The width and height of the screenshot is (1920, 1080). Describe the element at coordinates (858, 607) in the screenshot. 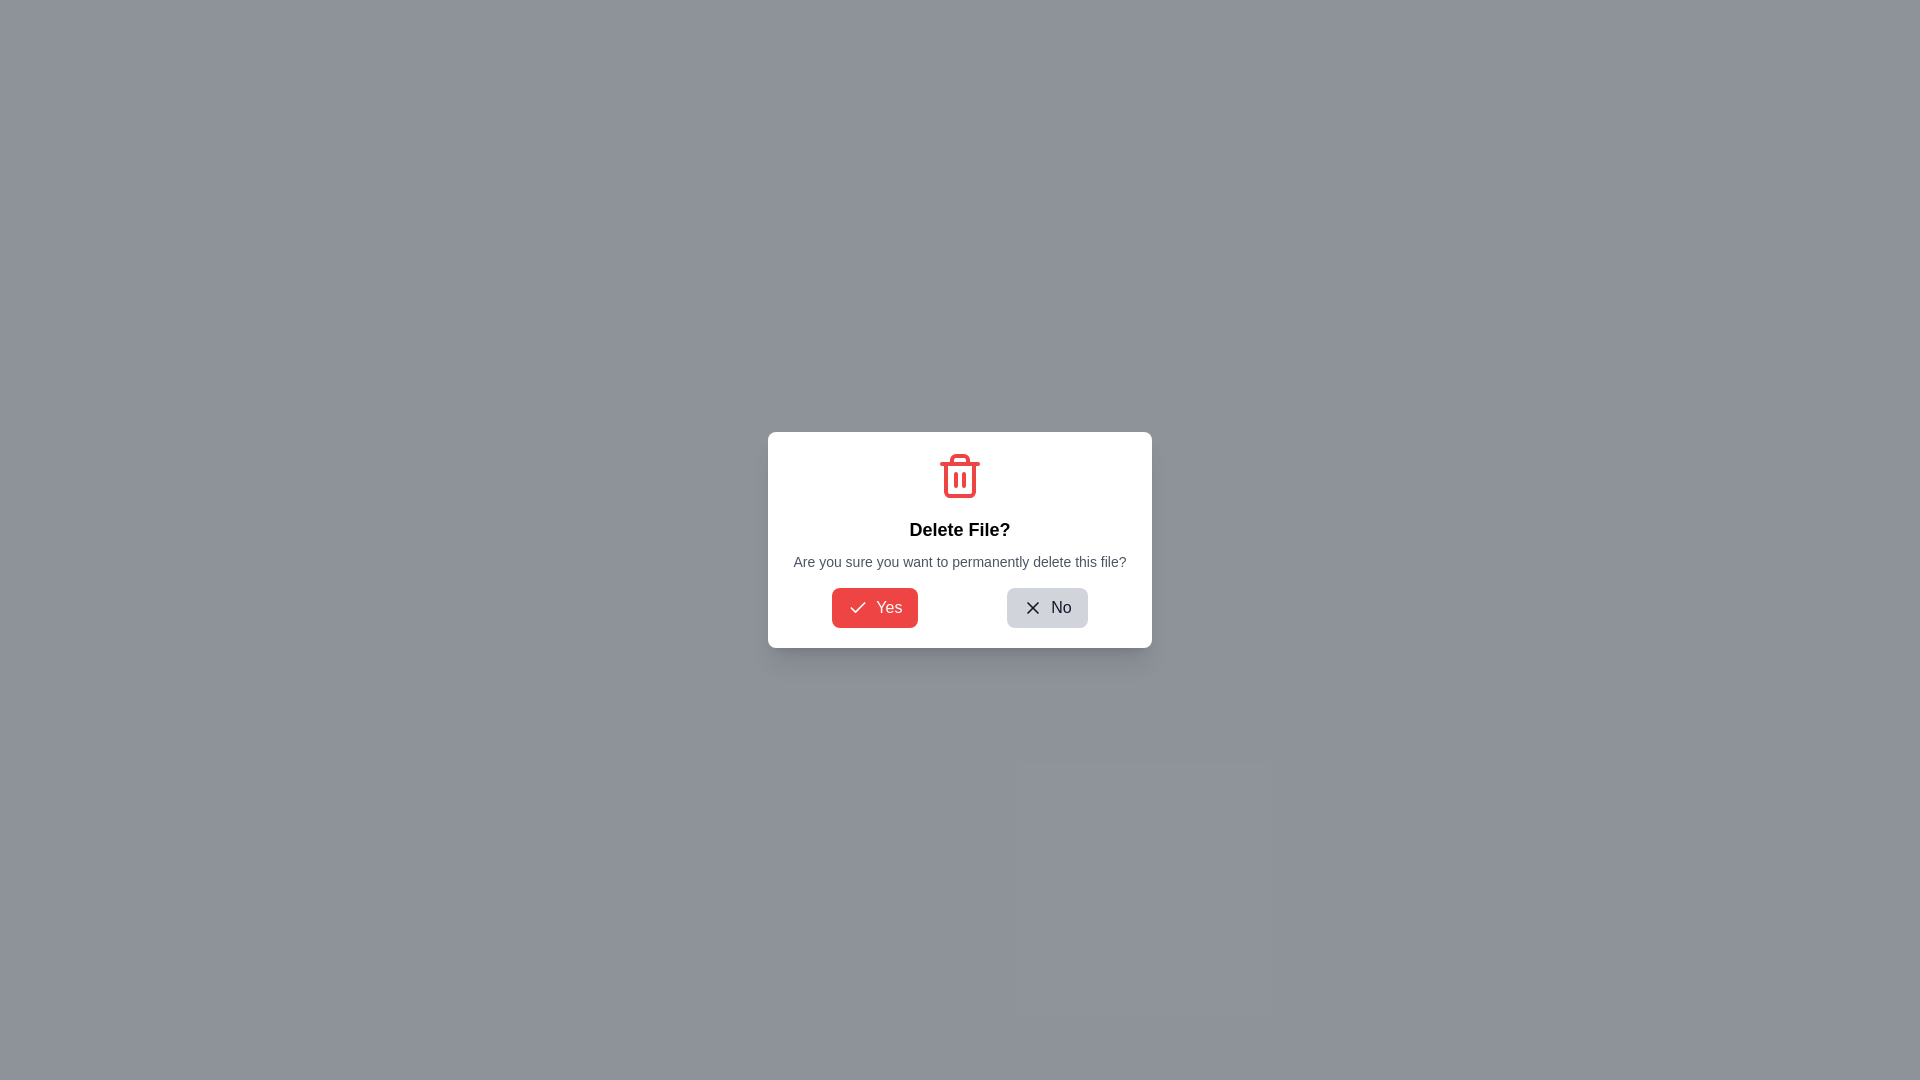

I see `the confirmation icon located to the left of the 'Yes' text within the red button at the lower left of the dialog box` at that location.